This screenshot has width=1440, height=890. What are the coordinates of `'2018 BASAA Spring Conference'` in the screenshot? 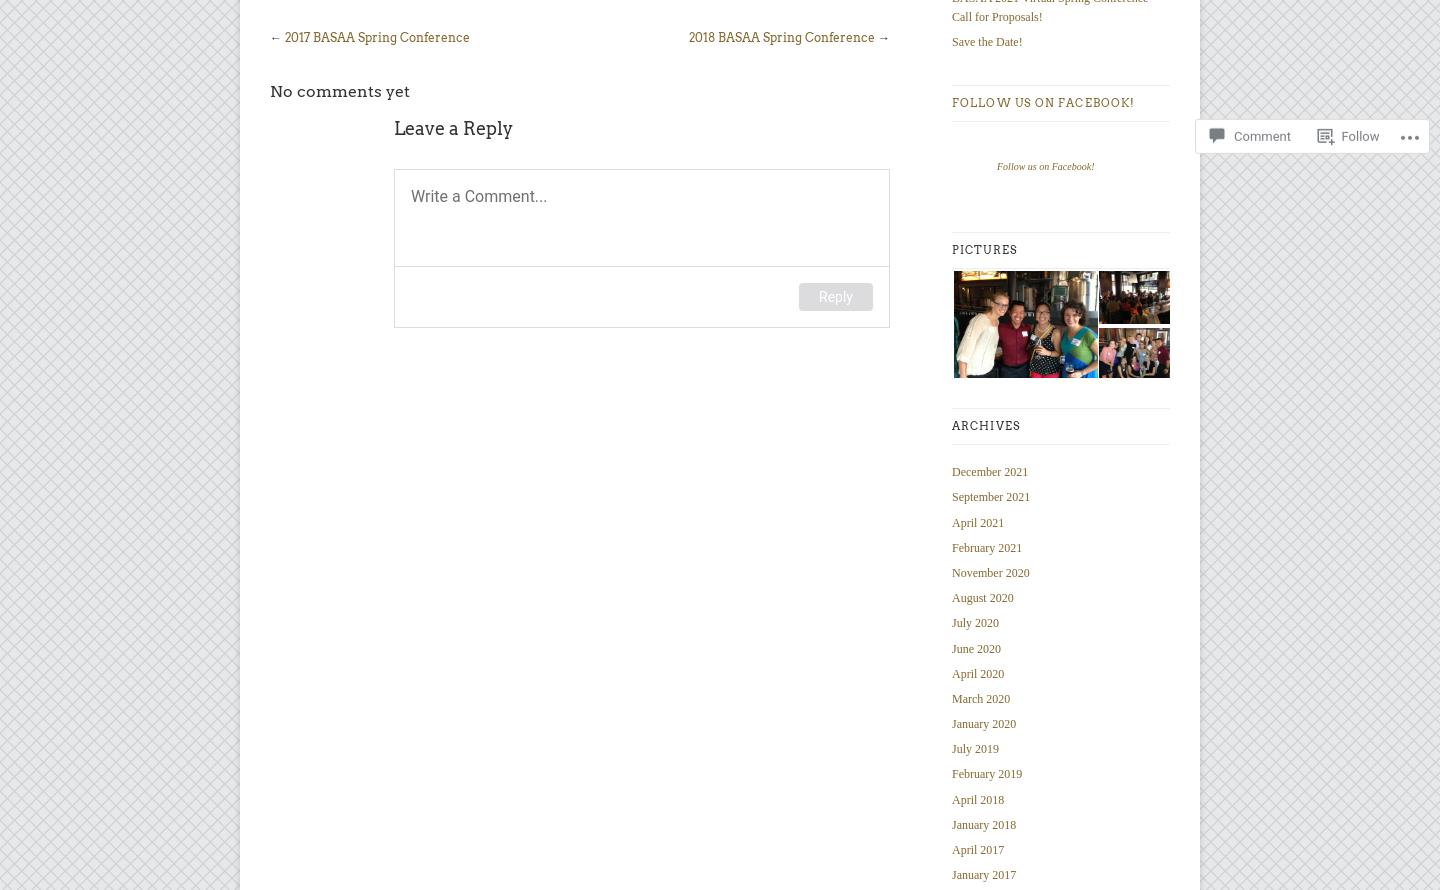 It's located at (689, 37).